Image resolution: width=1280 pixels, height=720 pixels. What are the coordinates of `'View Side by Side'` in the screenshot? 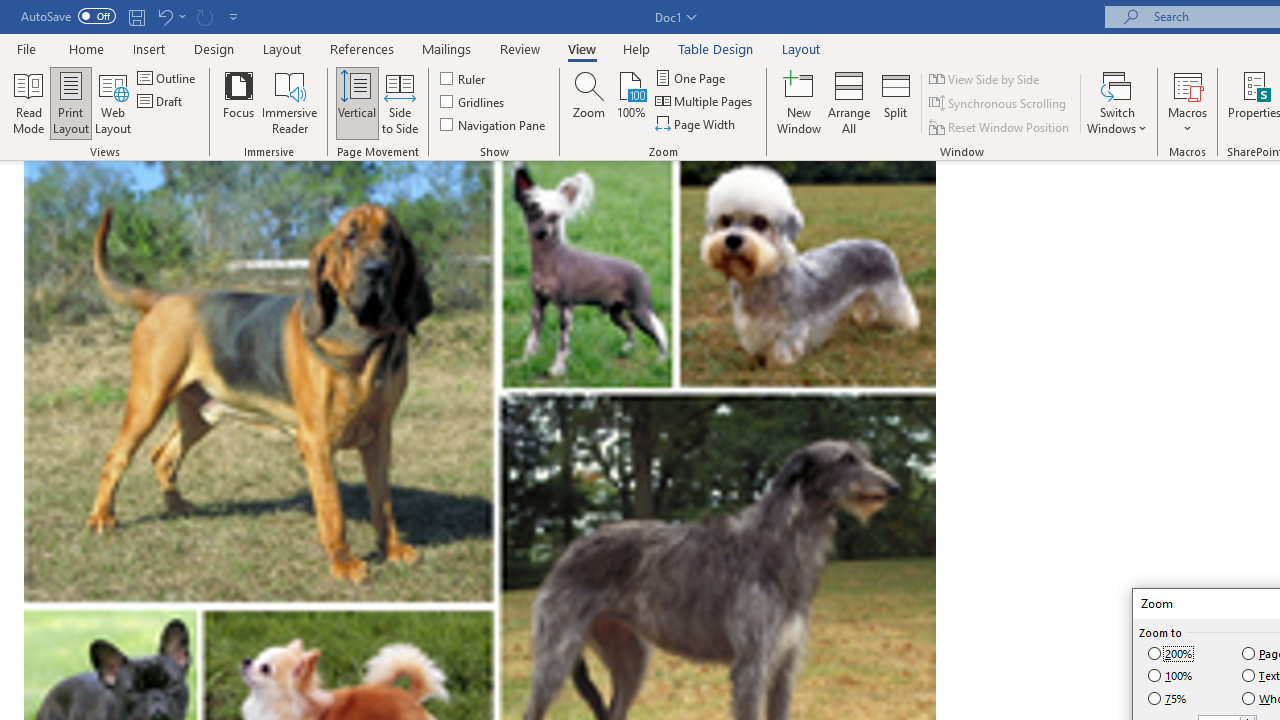 It's located at (985, 78).